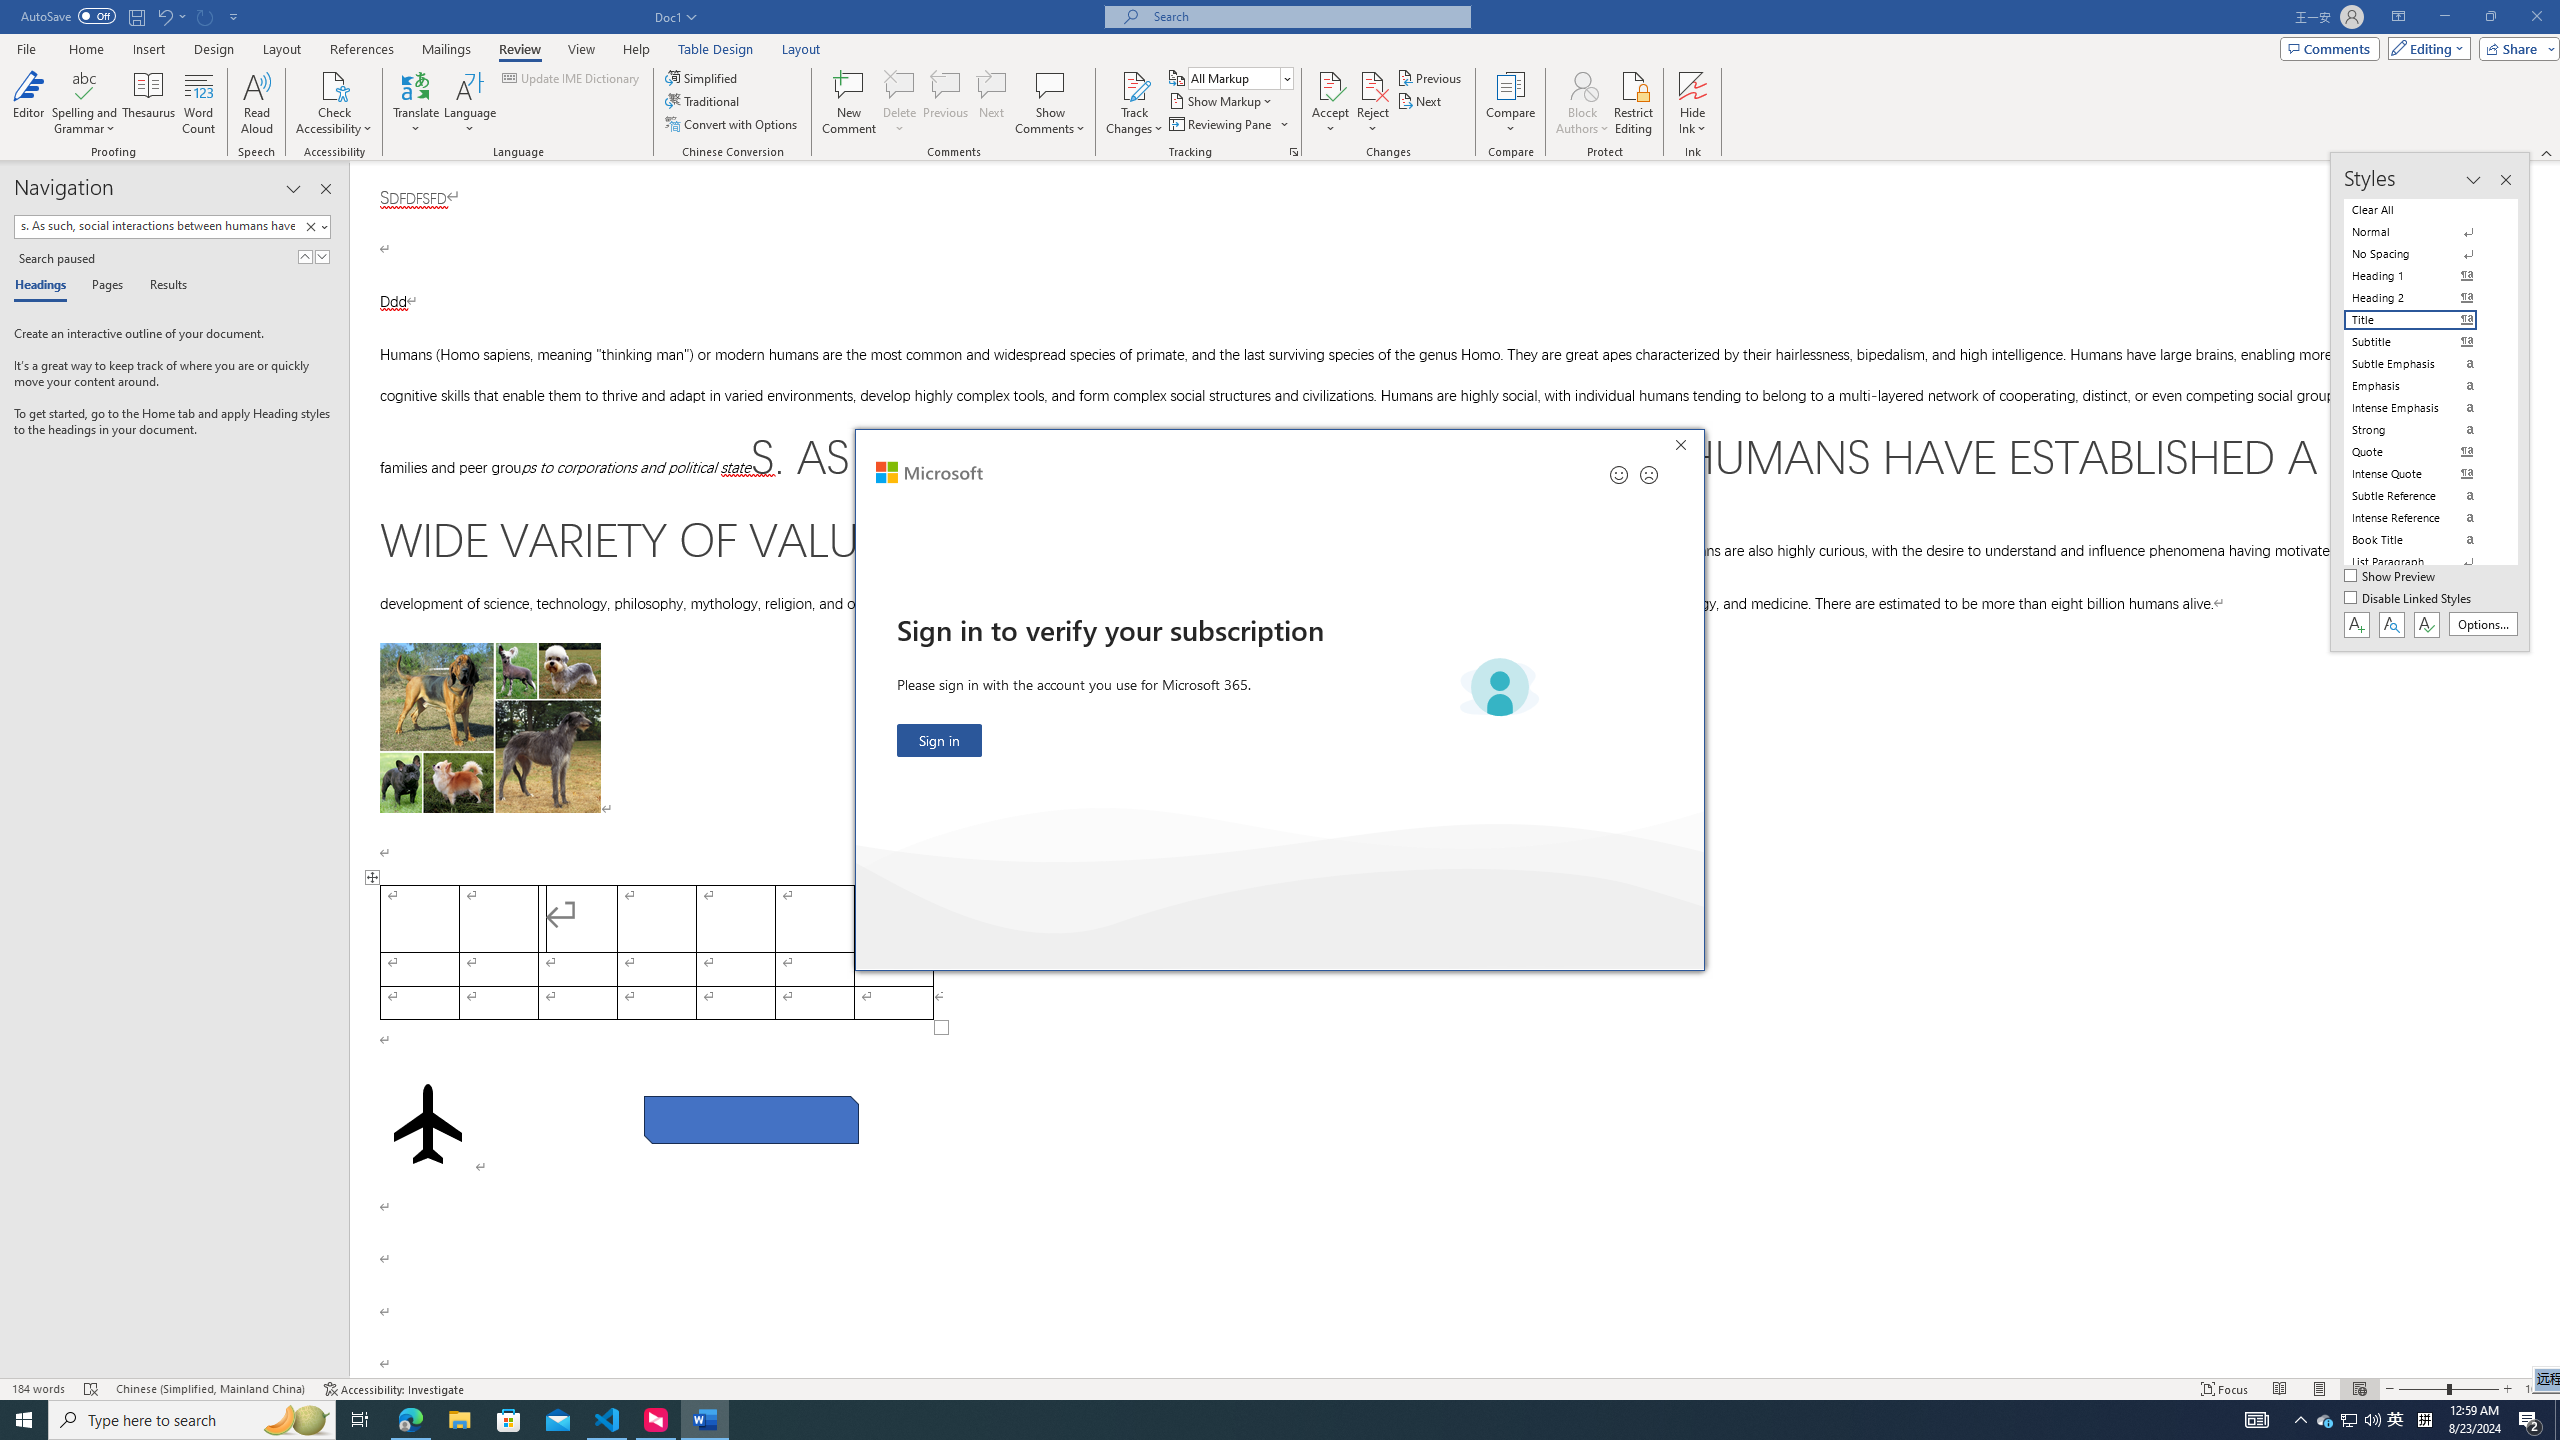  Describe the element at coordinates (85, 103) in the screenshot. I see `'Spelling and Grammar'` at that location.